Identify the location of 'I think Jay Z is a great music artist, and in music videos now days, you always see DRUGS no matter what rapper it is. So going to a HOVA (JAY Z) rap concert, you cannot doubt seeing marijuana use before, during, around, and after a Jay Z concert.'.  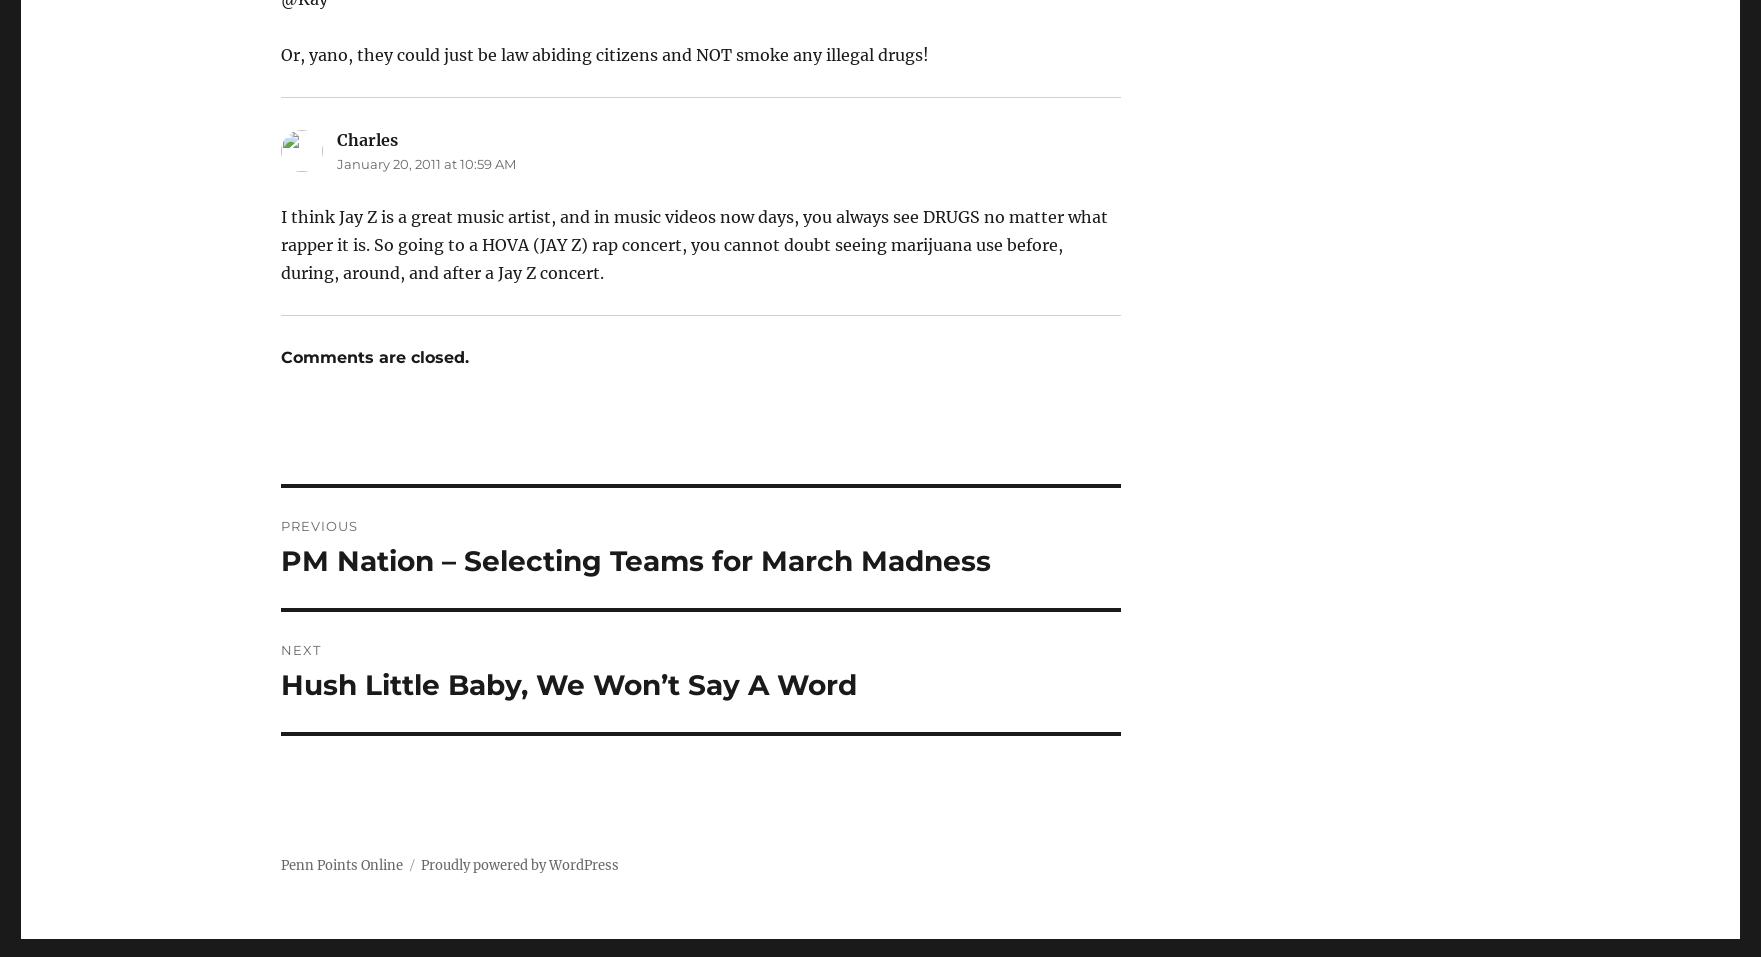
(693, 243).